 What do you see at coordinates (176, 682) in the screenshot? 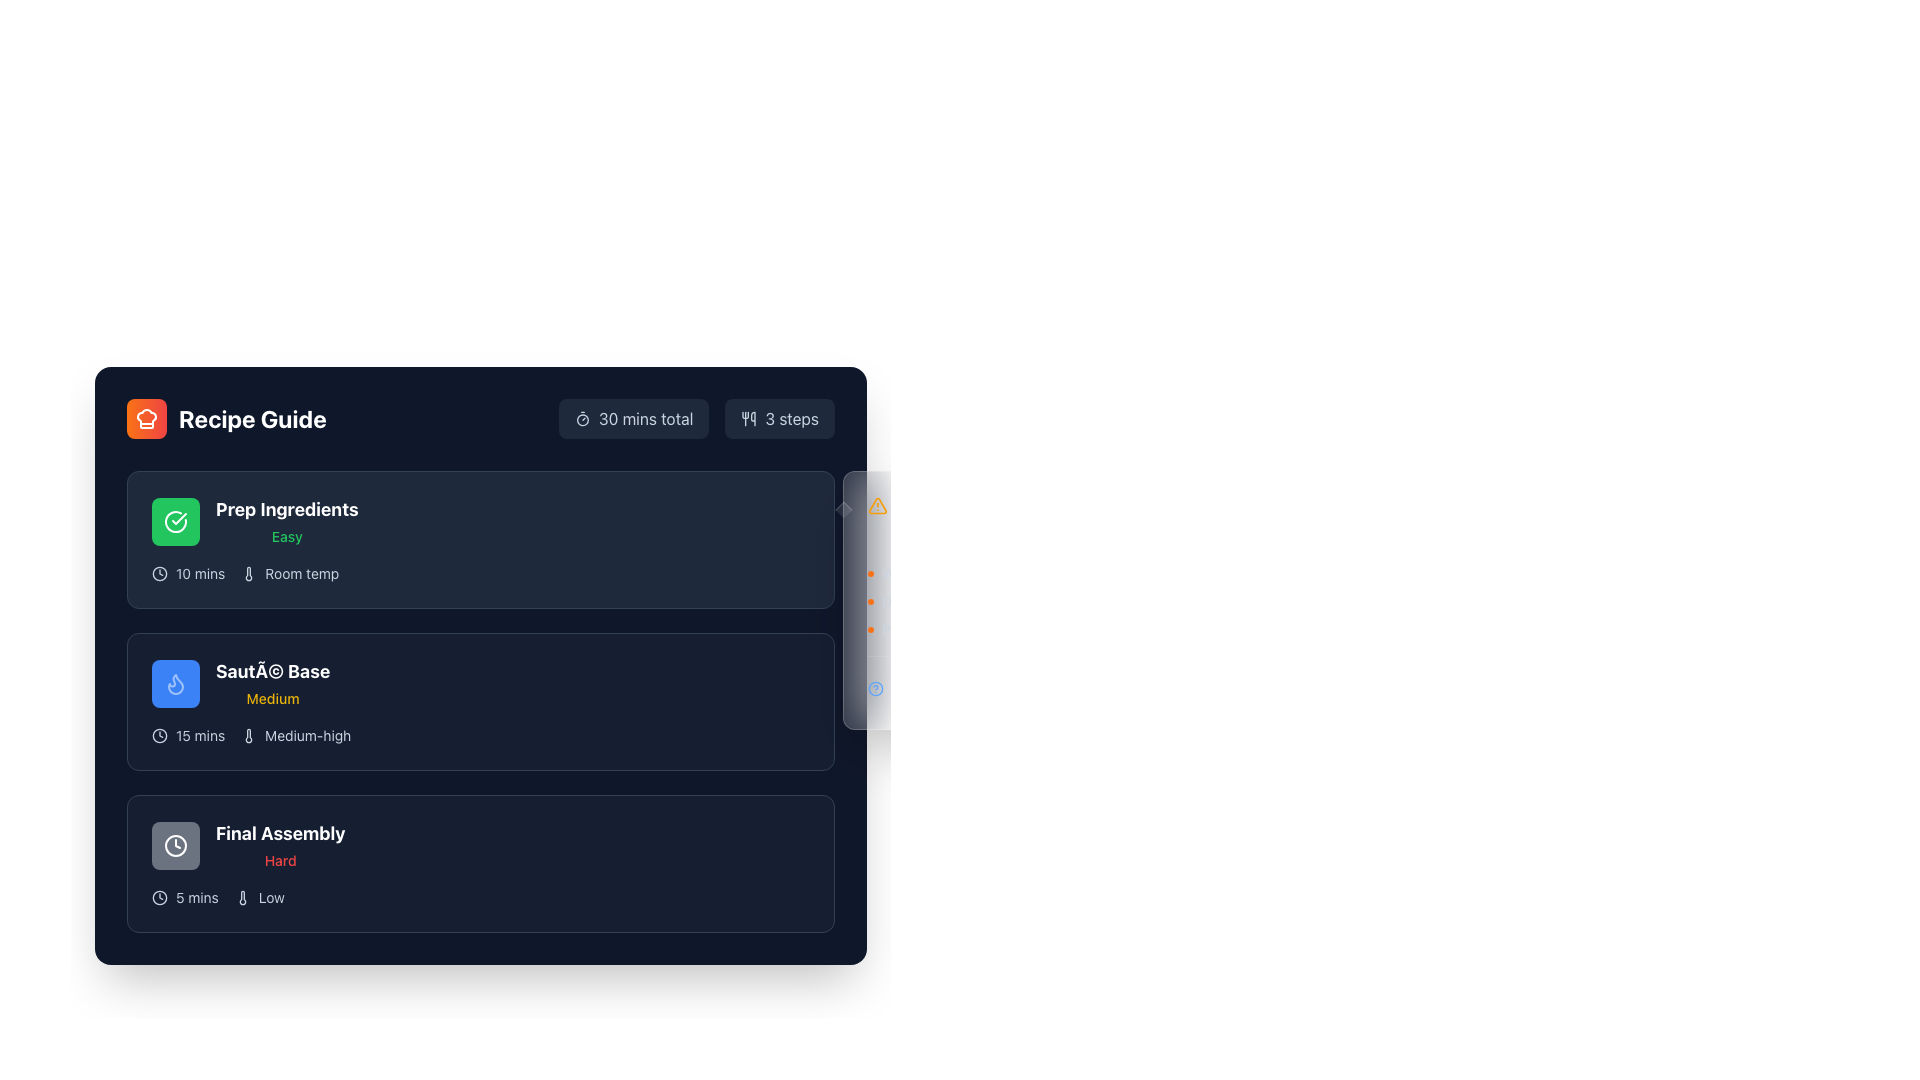
I see `the flame icon with a blue circle background and white outline located in the second row of the 'Recipe Guide' interface next to the title 'Sauté Base'` at bounding box center [176, 682].